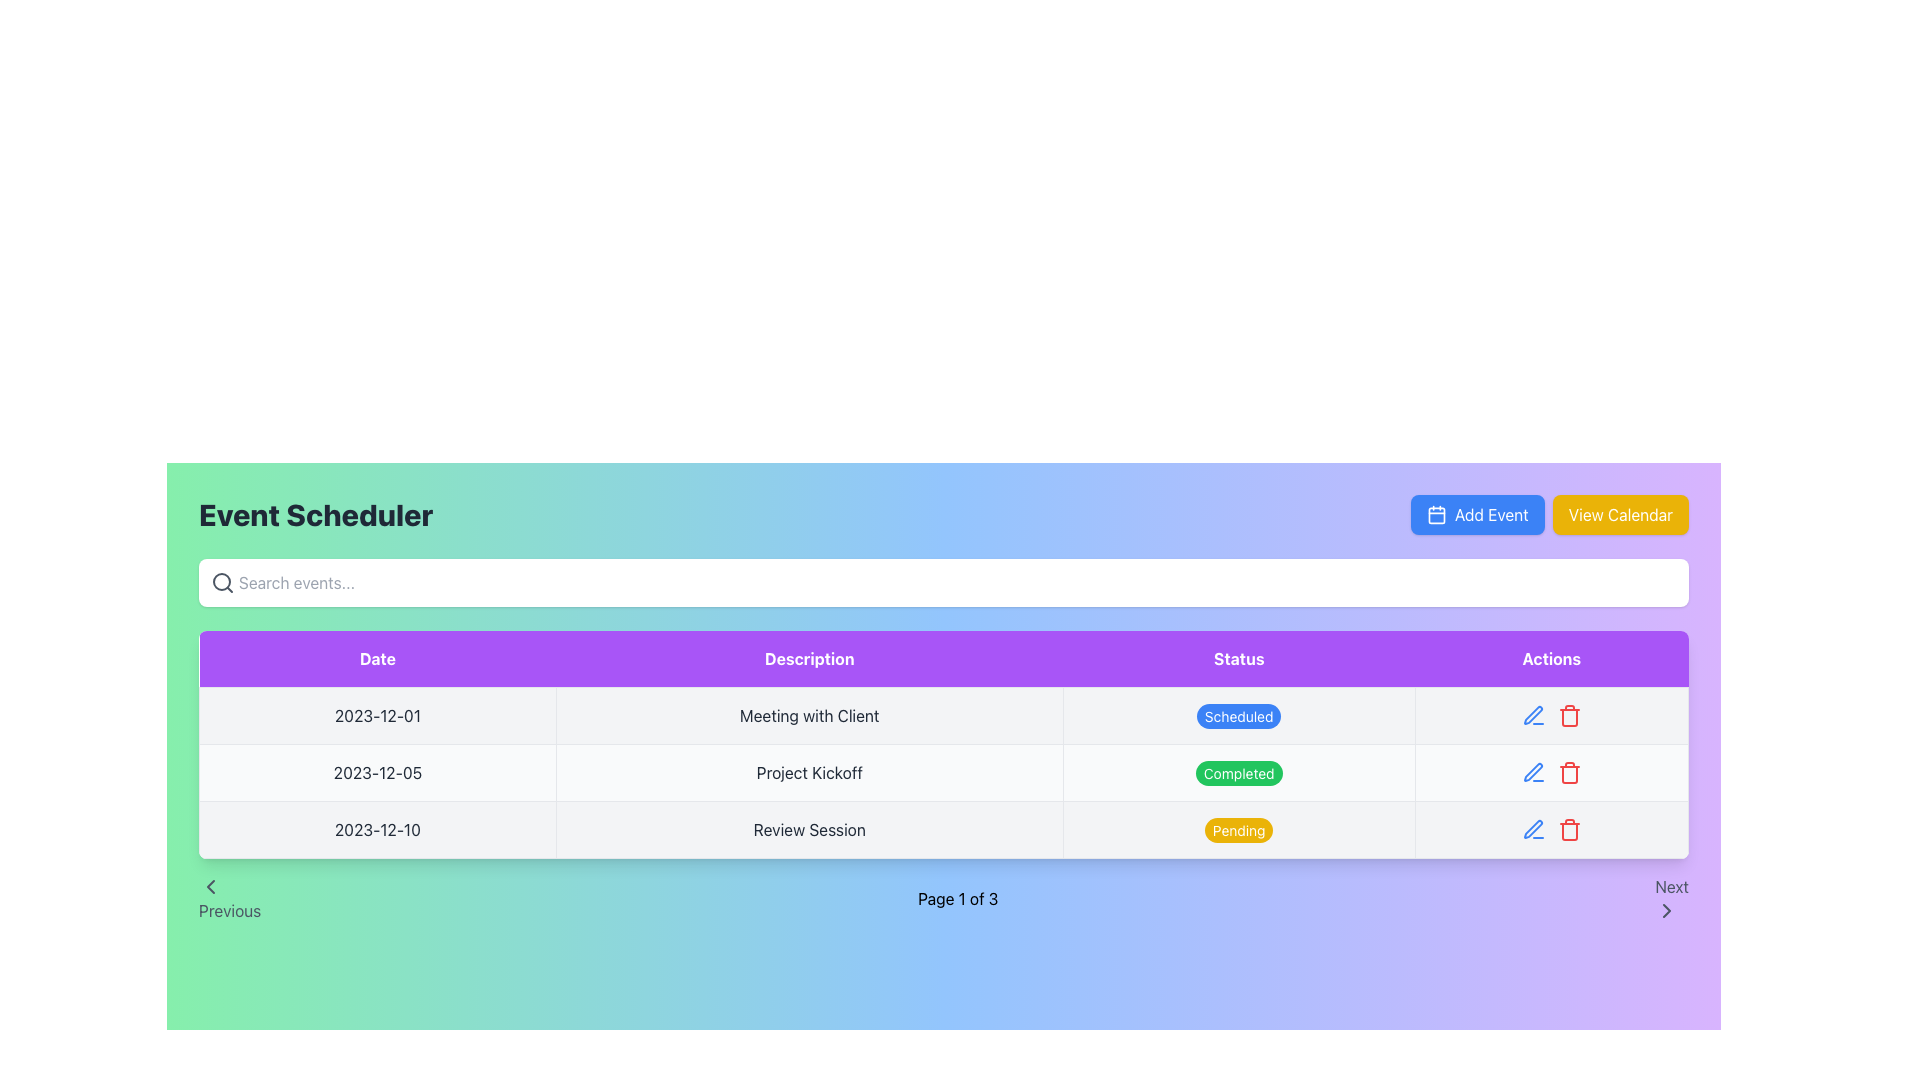  I want to click on the text label displaying the date '2023-12-05' in the first column of the second row of the table, so click(377, 771).